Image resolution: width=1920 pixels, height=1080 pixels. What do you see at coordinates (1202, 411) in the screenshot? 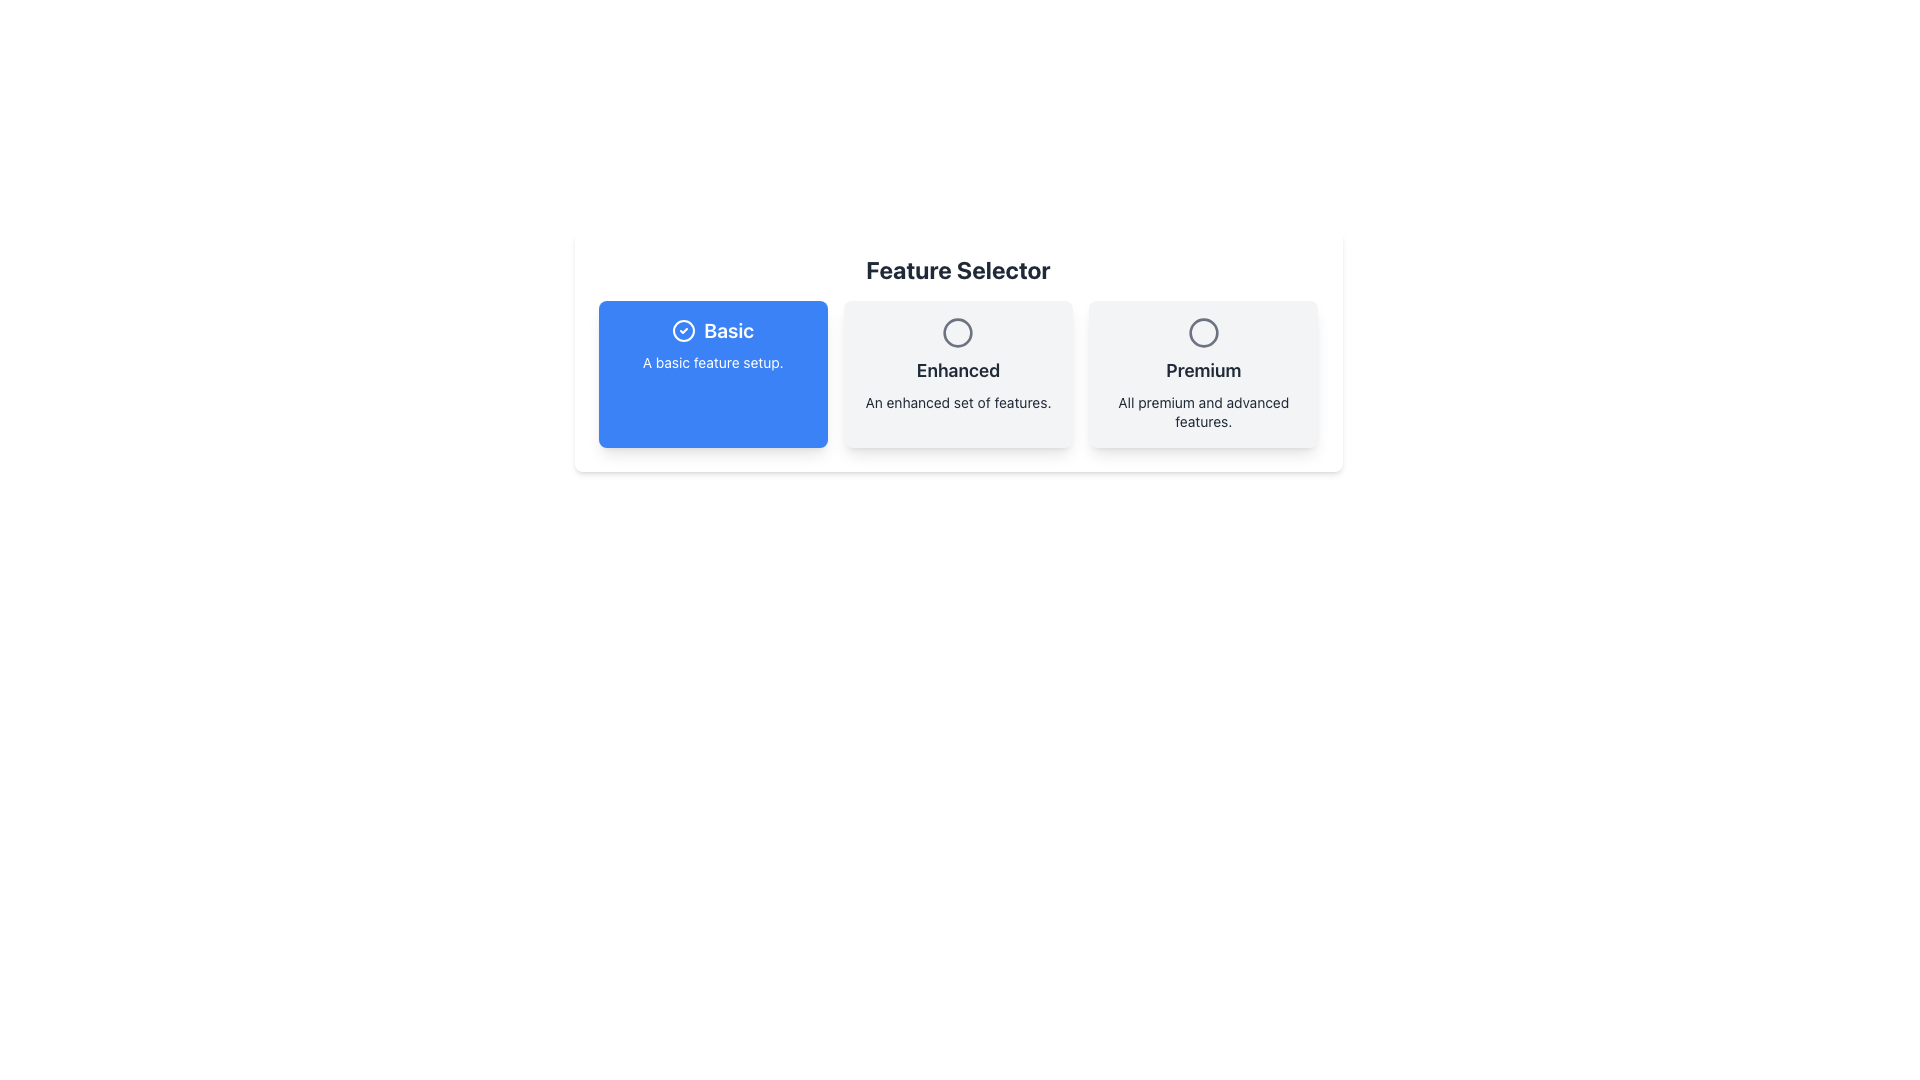
I see `text from the descriptive label located below the 'Premium' heading in the third card, which provides details about the features included in the 'Premium' plan` at bounding box center [1202, 411].